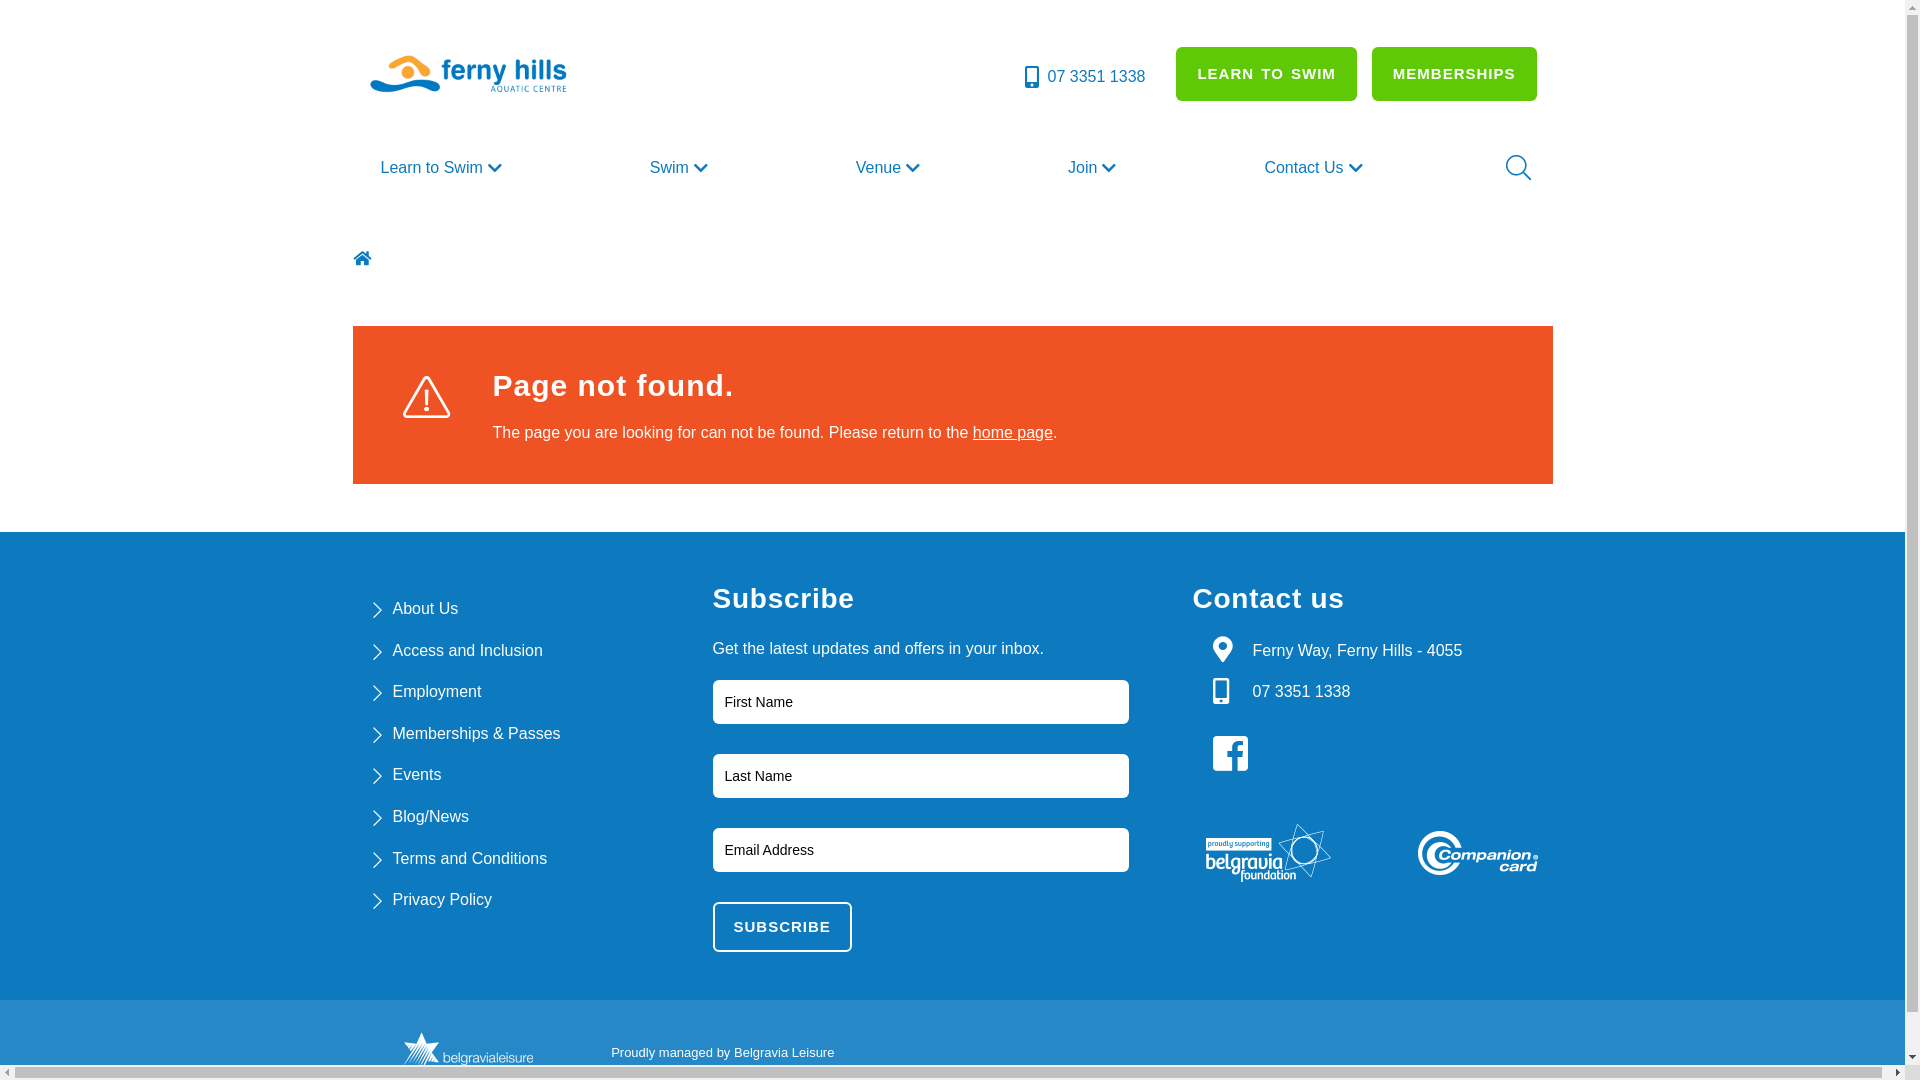 This screenshot has height=1080, width=1920. I want to click on 'Search', so click(1516, 167).